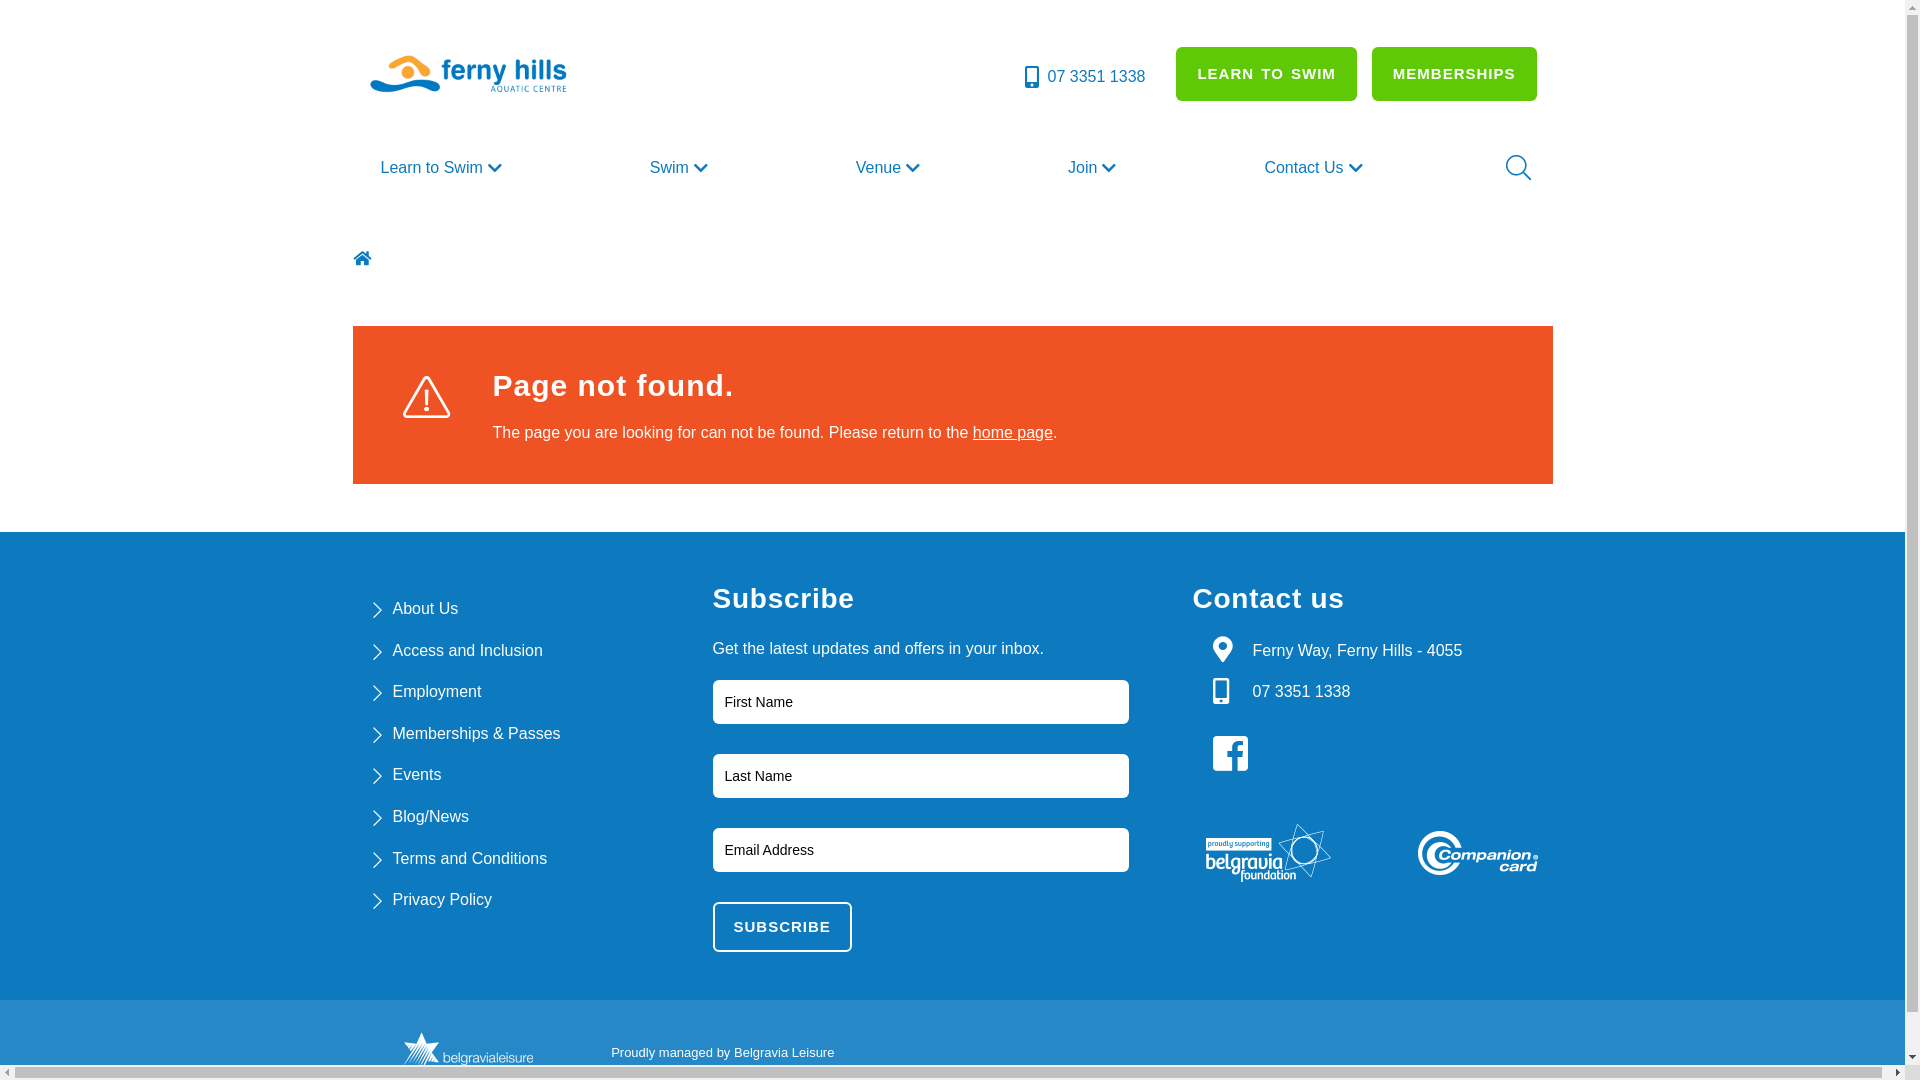 This screenshot has height=1080, width=1920. I want to click on 'Search', so click(1516, 167).